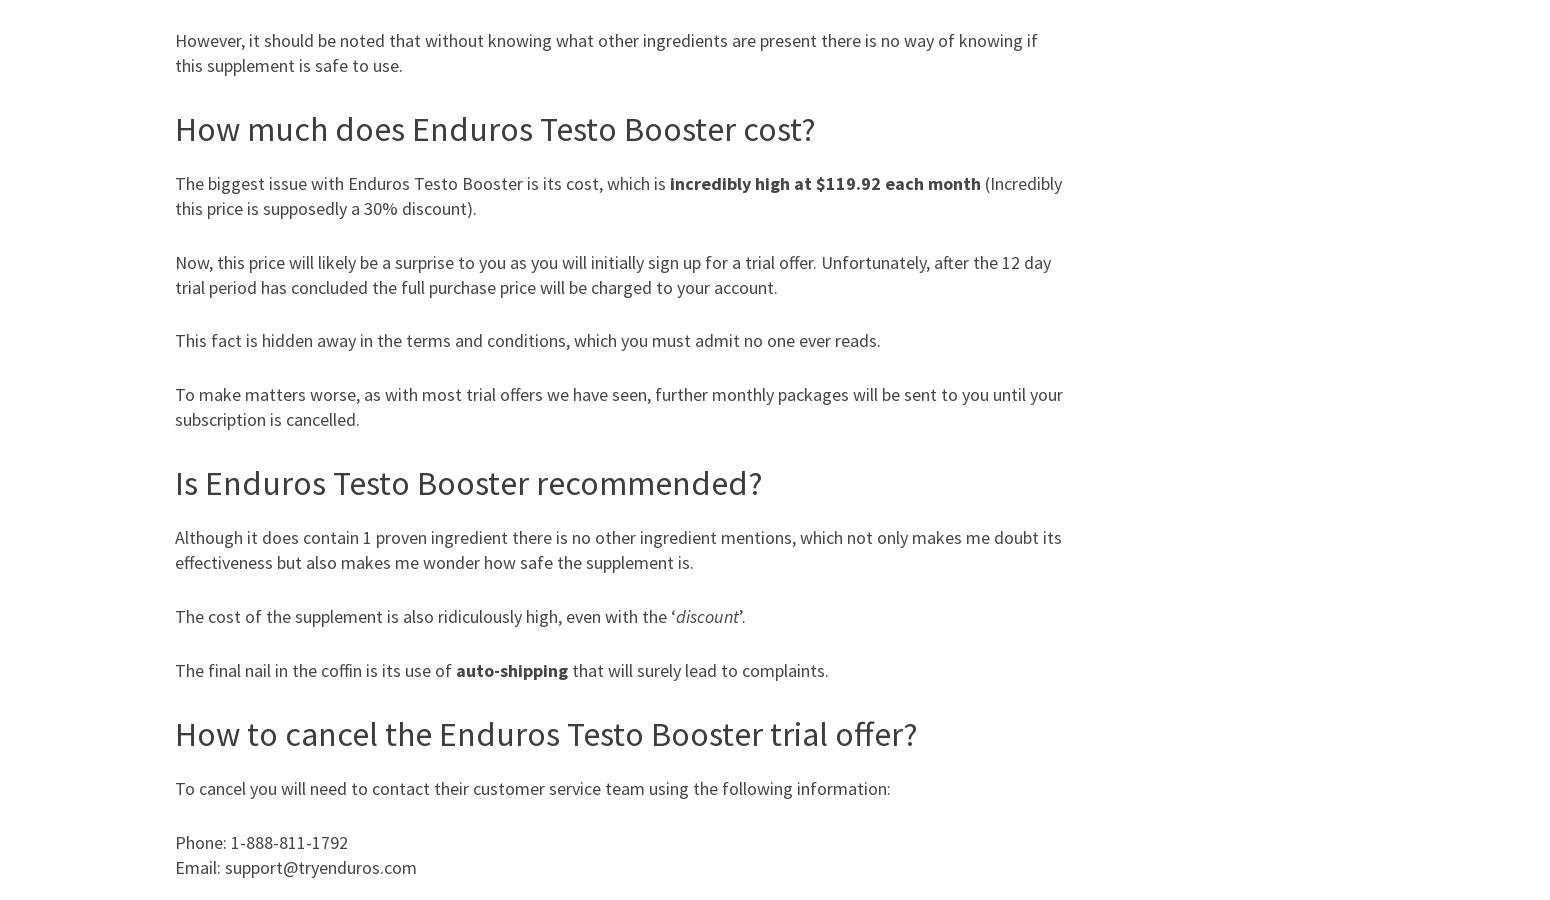 The width and height of the screenshot is (1550, 900). Describe the element at coordinates (1292, 101) in the screenshot. I see `'Stretching'` at that location.